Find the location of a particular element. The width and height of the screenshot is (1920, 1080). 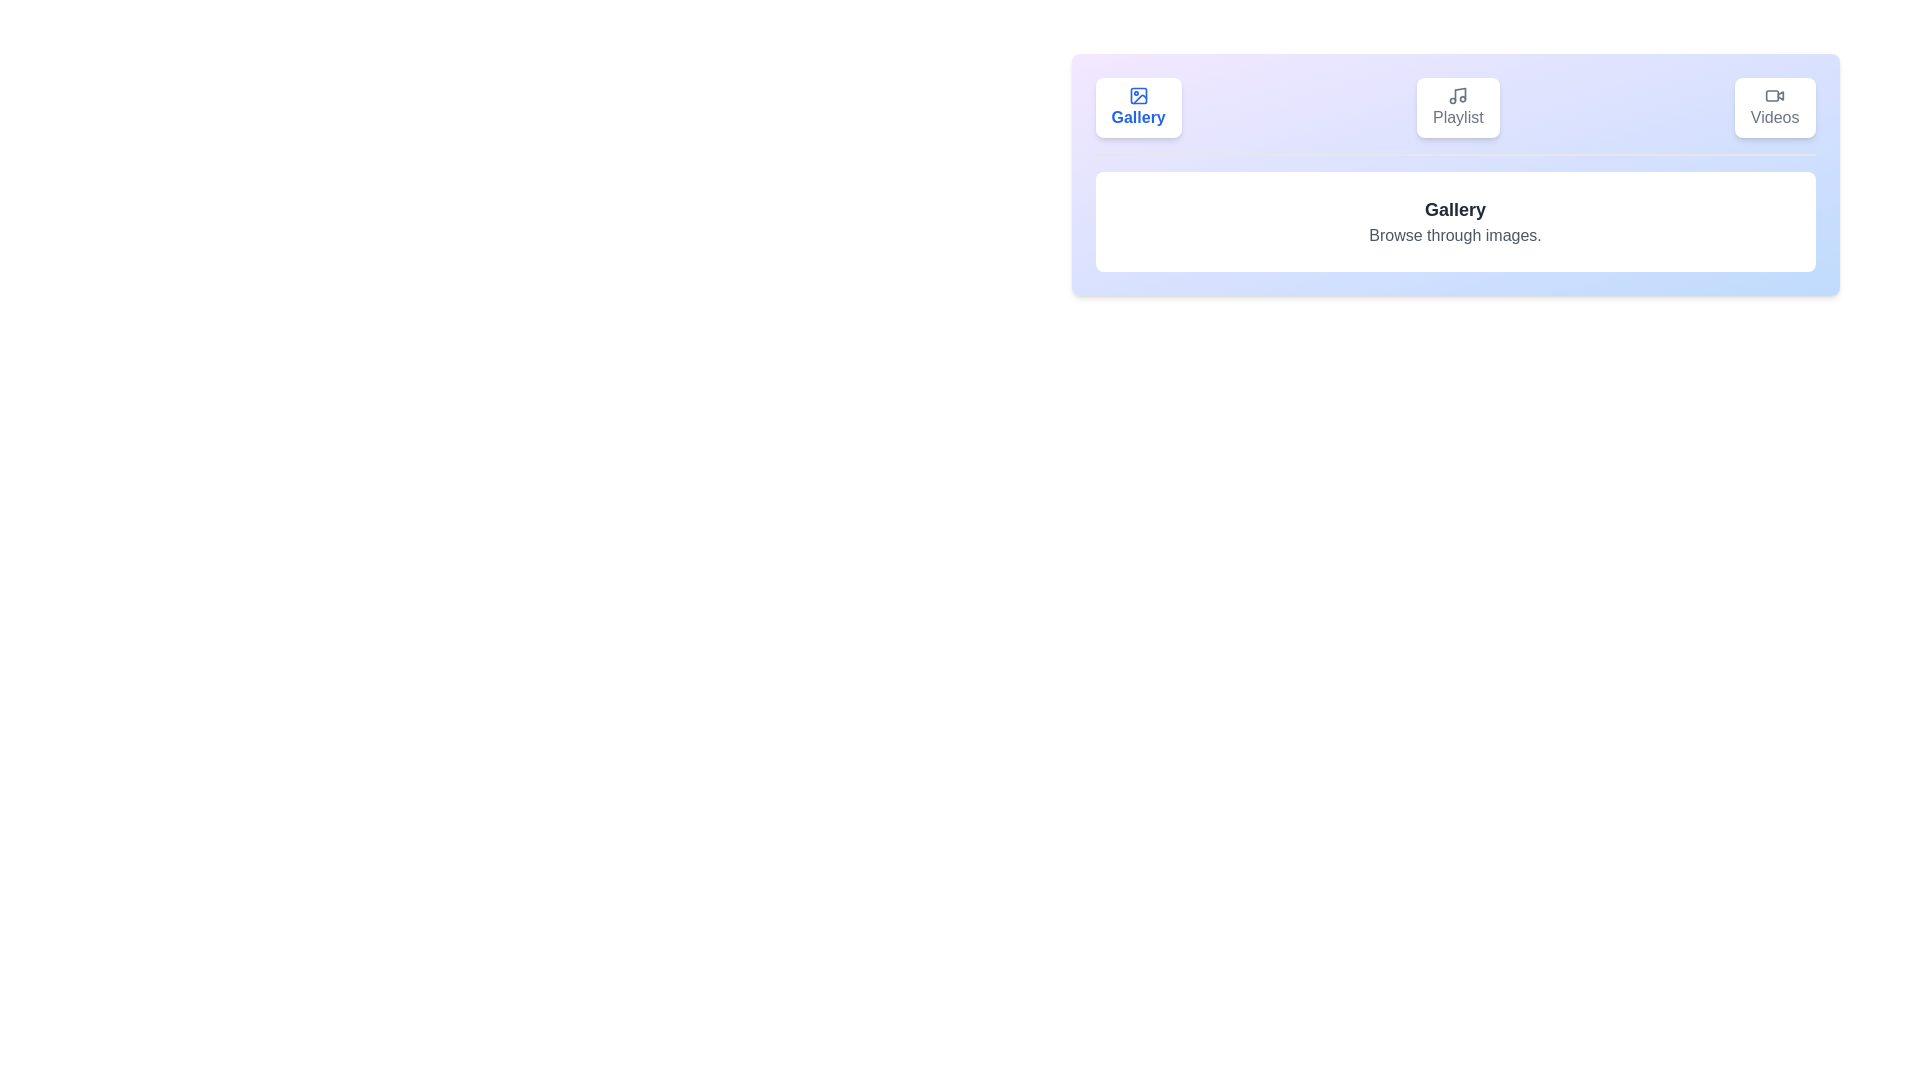

the Videos tab by clicking on its button is located at coordinates (1775, 108).